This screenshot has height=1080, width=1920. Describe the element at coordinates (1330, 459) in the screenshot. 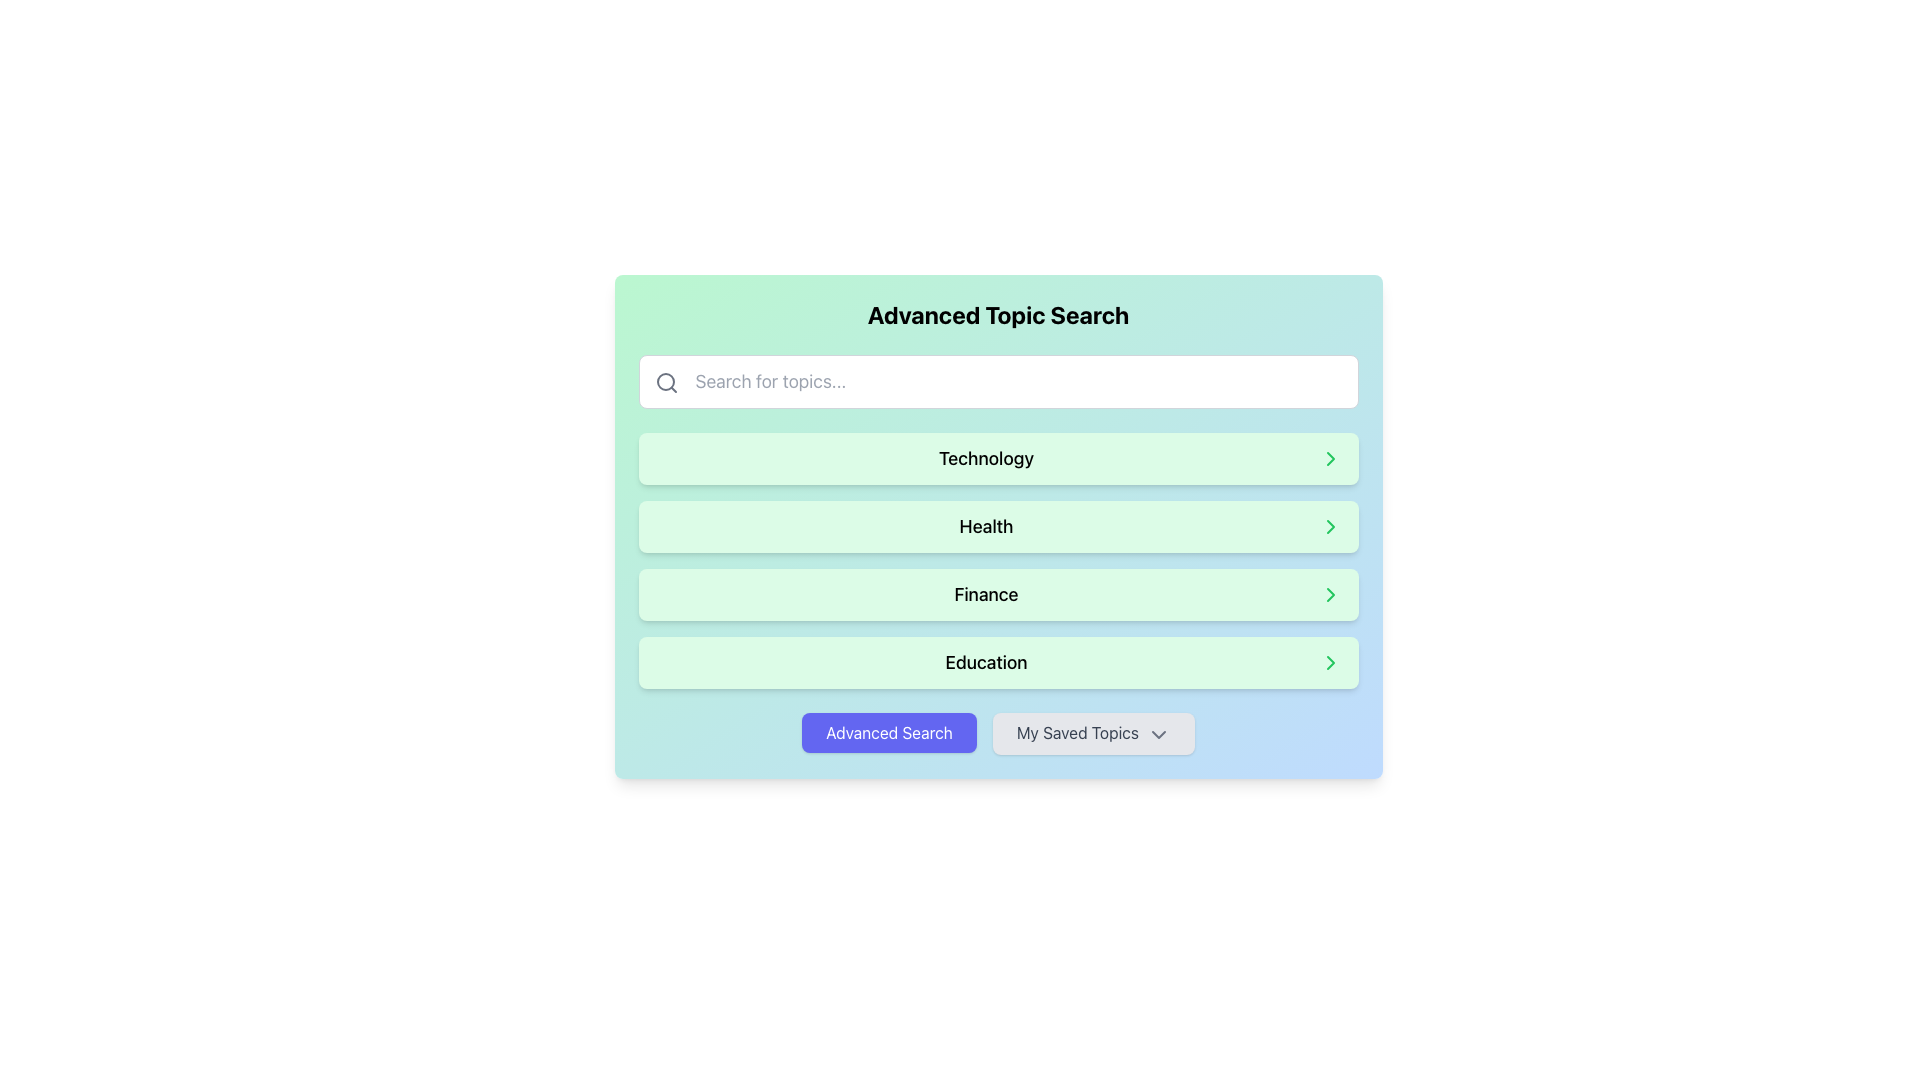

I see `the vector-based icon resembling a chevron or arrow located within the button labeled 'Technology', positioned near the right edge of the button` at that location.